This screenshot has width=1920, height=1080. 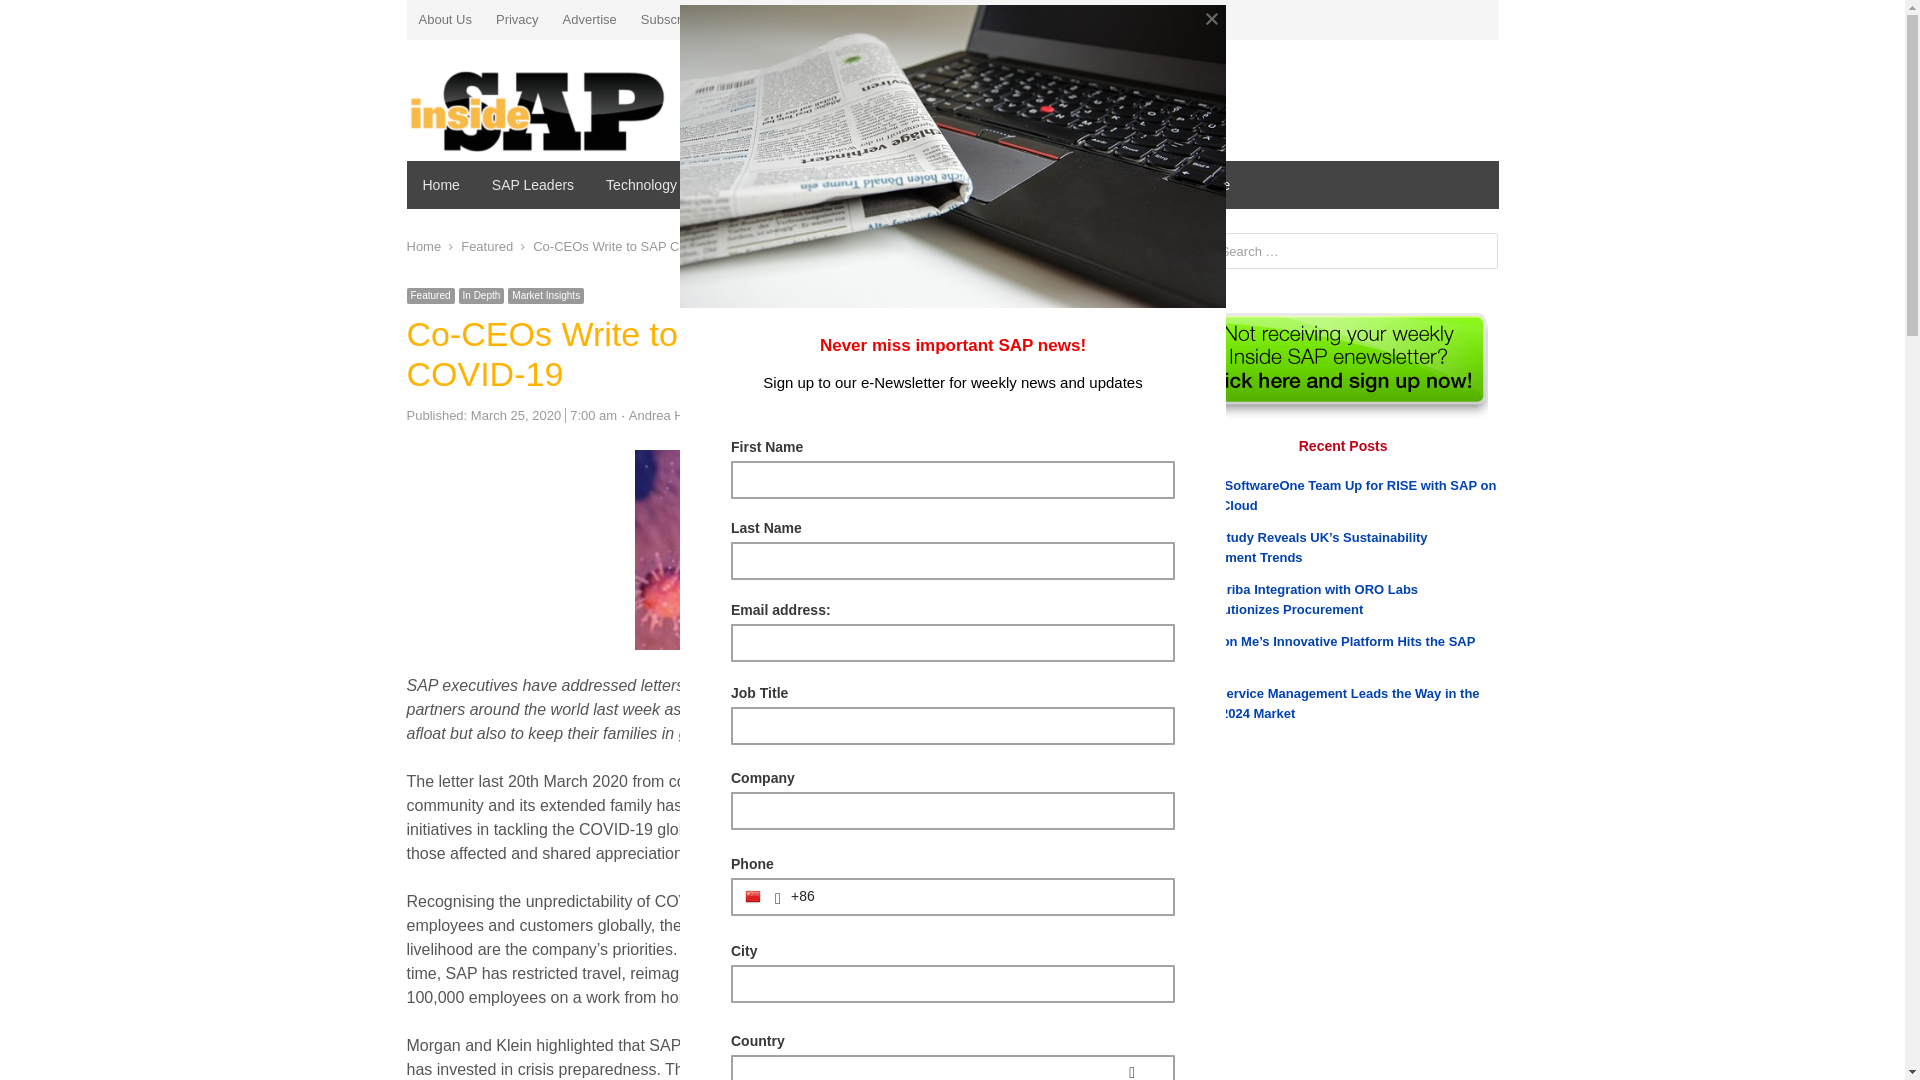 What do you see at coordinates (1342, 495) in the screenshot?
I see `'AWS, SoftwareOne Team Up for RISE with SAP on AWS Cloud'` at bounding box center [1342, 495].